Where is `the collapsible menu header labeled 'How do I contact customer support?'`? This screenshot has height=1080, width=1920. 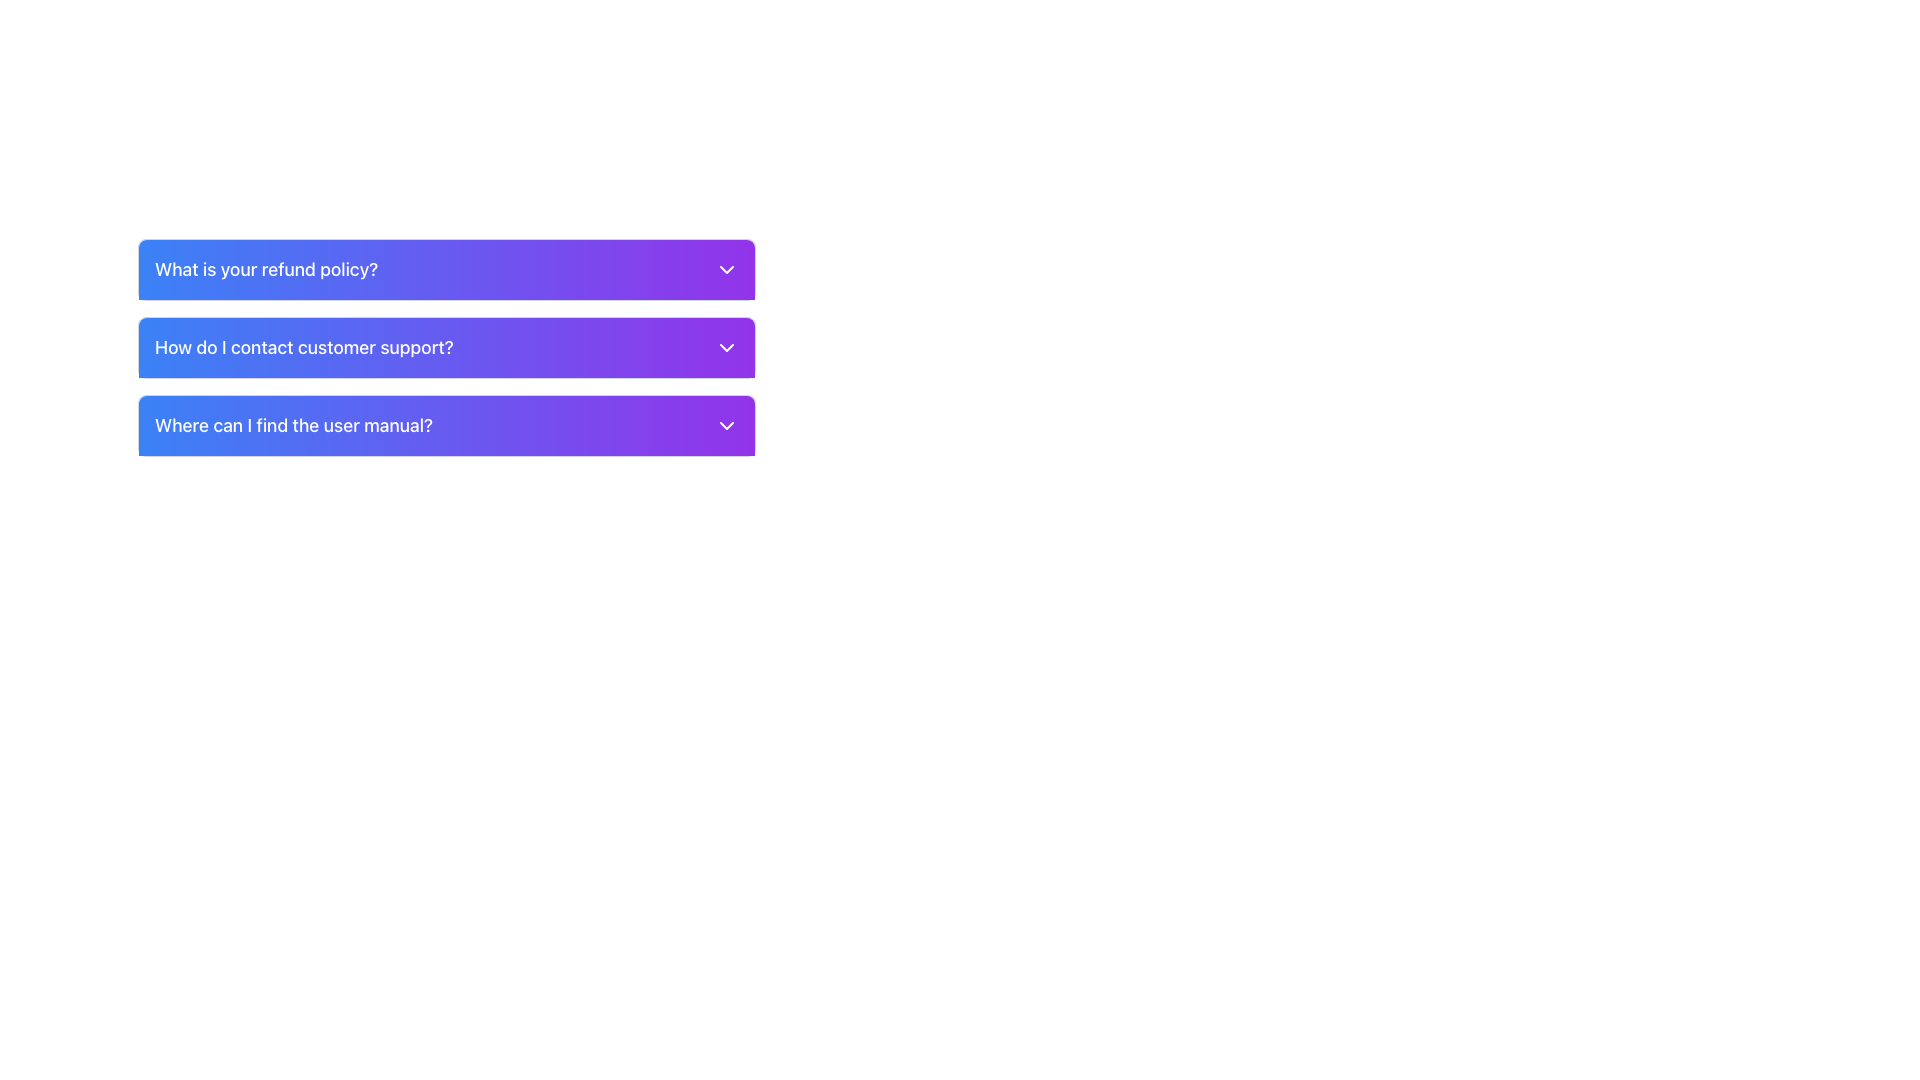
the collapsible menu header labeled 'How do I contact customer support?' is located at coordinates (445, 346).